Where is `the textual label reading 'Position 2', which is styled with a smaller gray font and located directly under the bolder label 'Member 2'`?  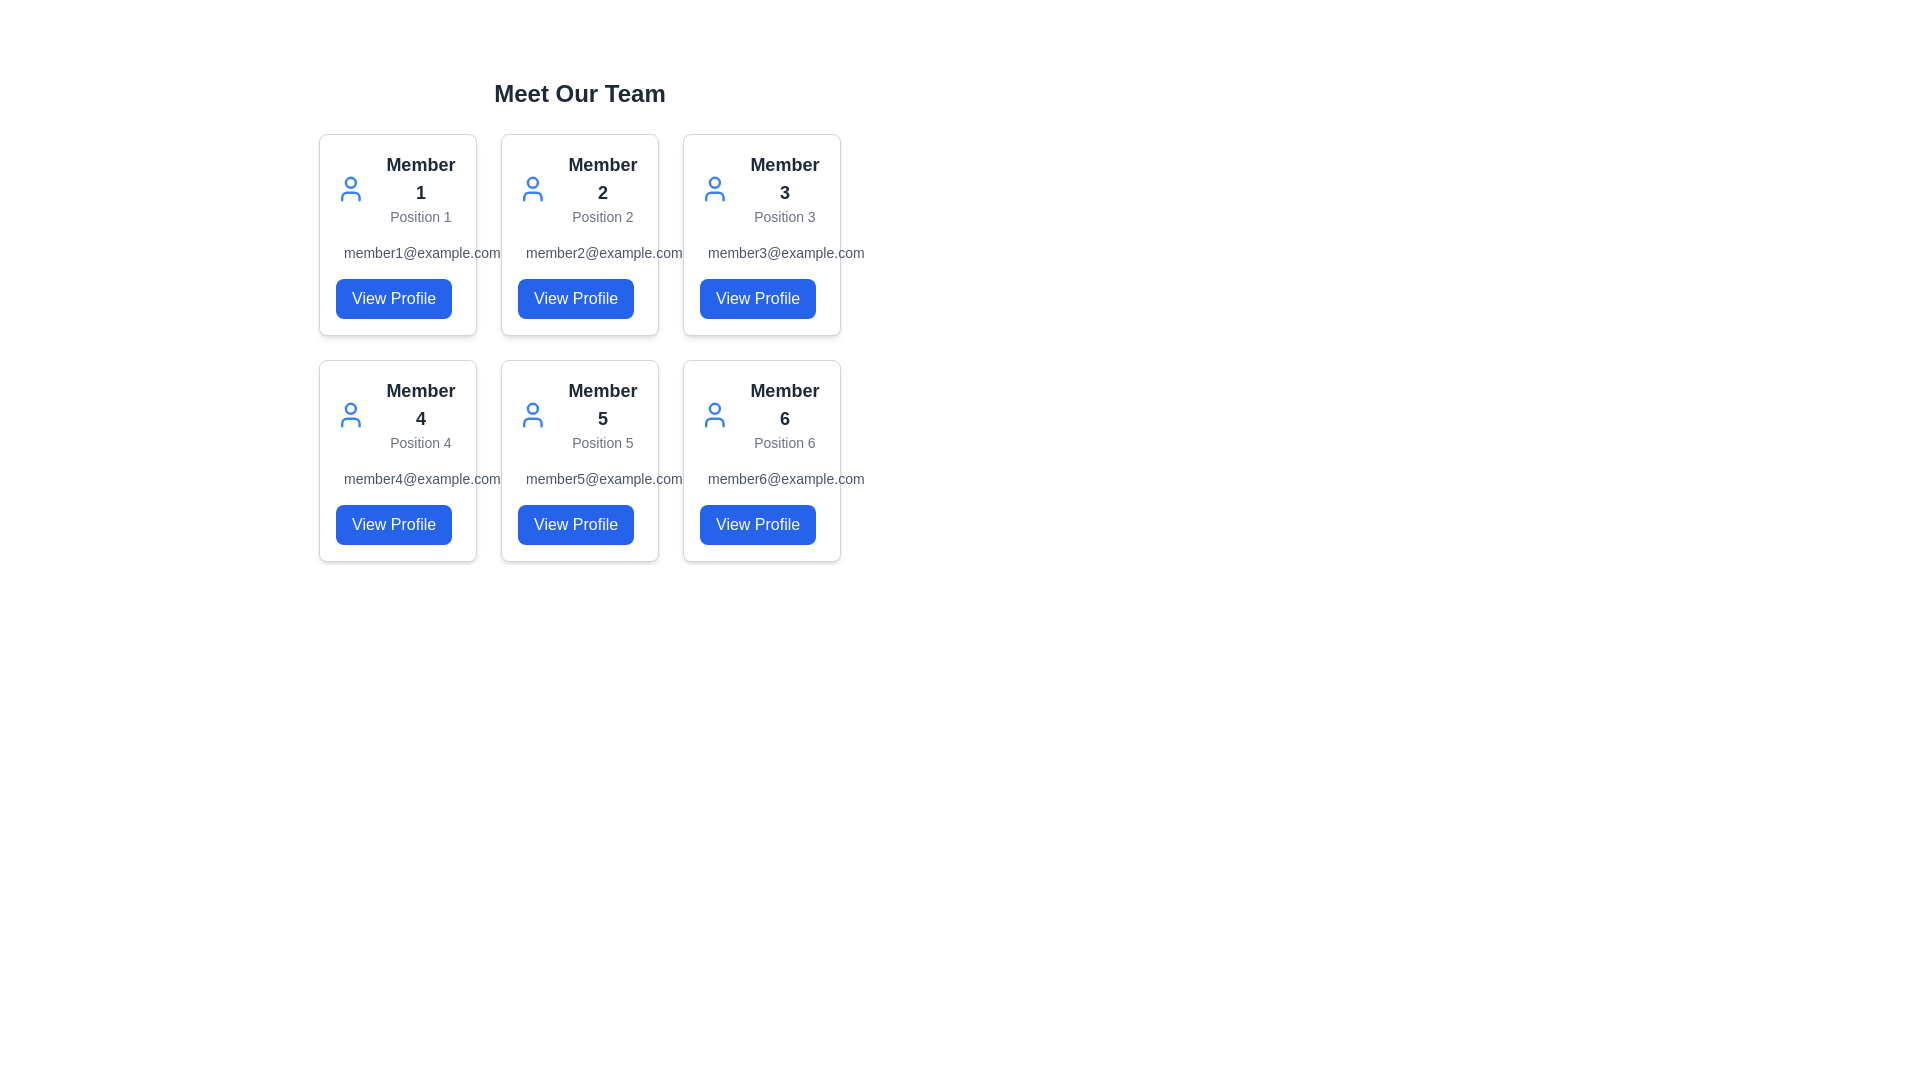
the textual label reading 'Position 2', which is styled with a smaller gray font and located directly under the bolder label 'Member 2' is located at coordinates (601, 216).